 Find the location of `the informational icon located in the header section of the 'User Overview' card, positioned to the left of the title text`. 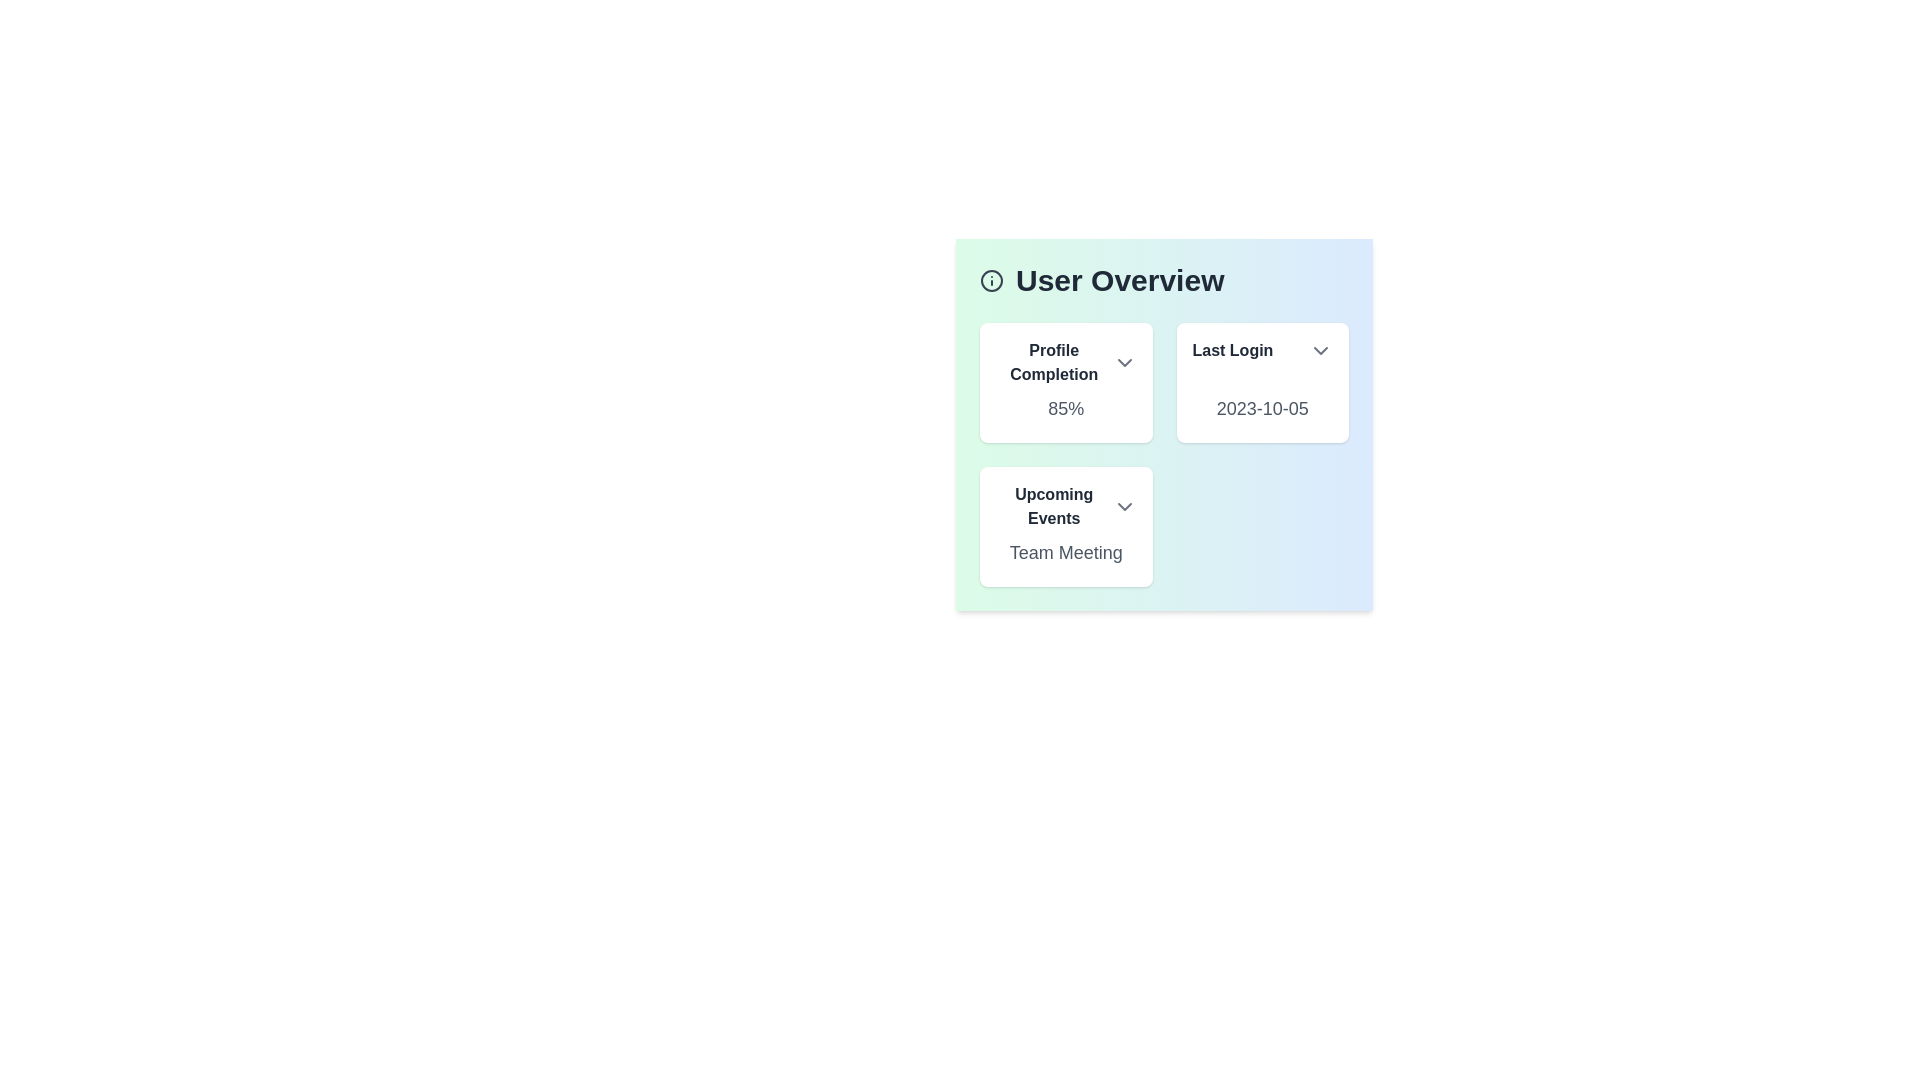

the informational icon located in the header section of the 'User Overview' card, positioned to the left of the title text is located at coordinates (992, 281).